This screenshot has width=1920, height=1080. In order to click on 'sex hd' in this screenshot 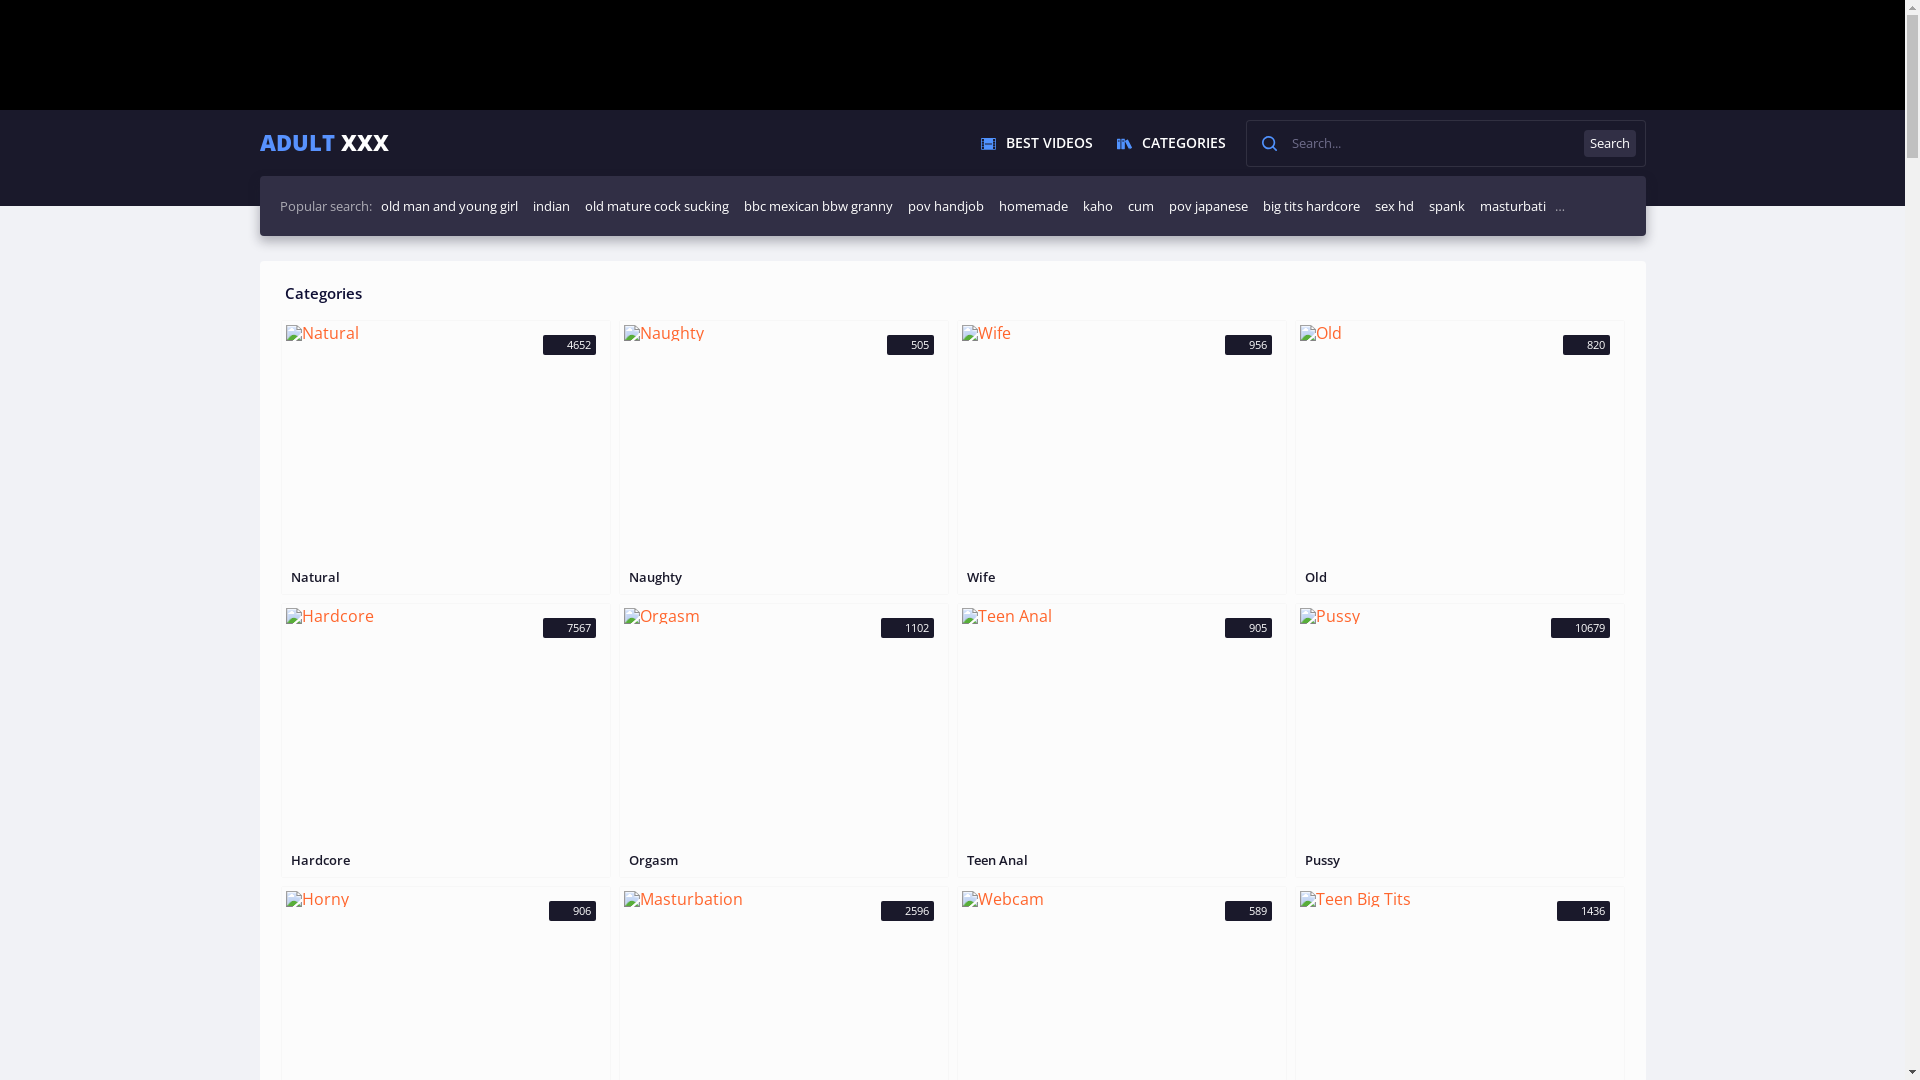, I will do `click(1392, 205)`.